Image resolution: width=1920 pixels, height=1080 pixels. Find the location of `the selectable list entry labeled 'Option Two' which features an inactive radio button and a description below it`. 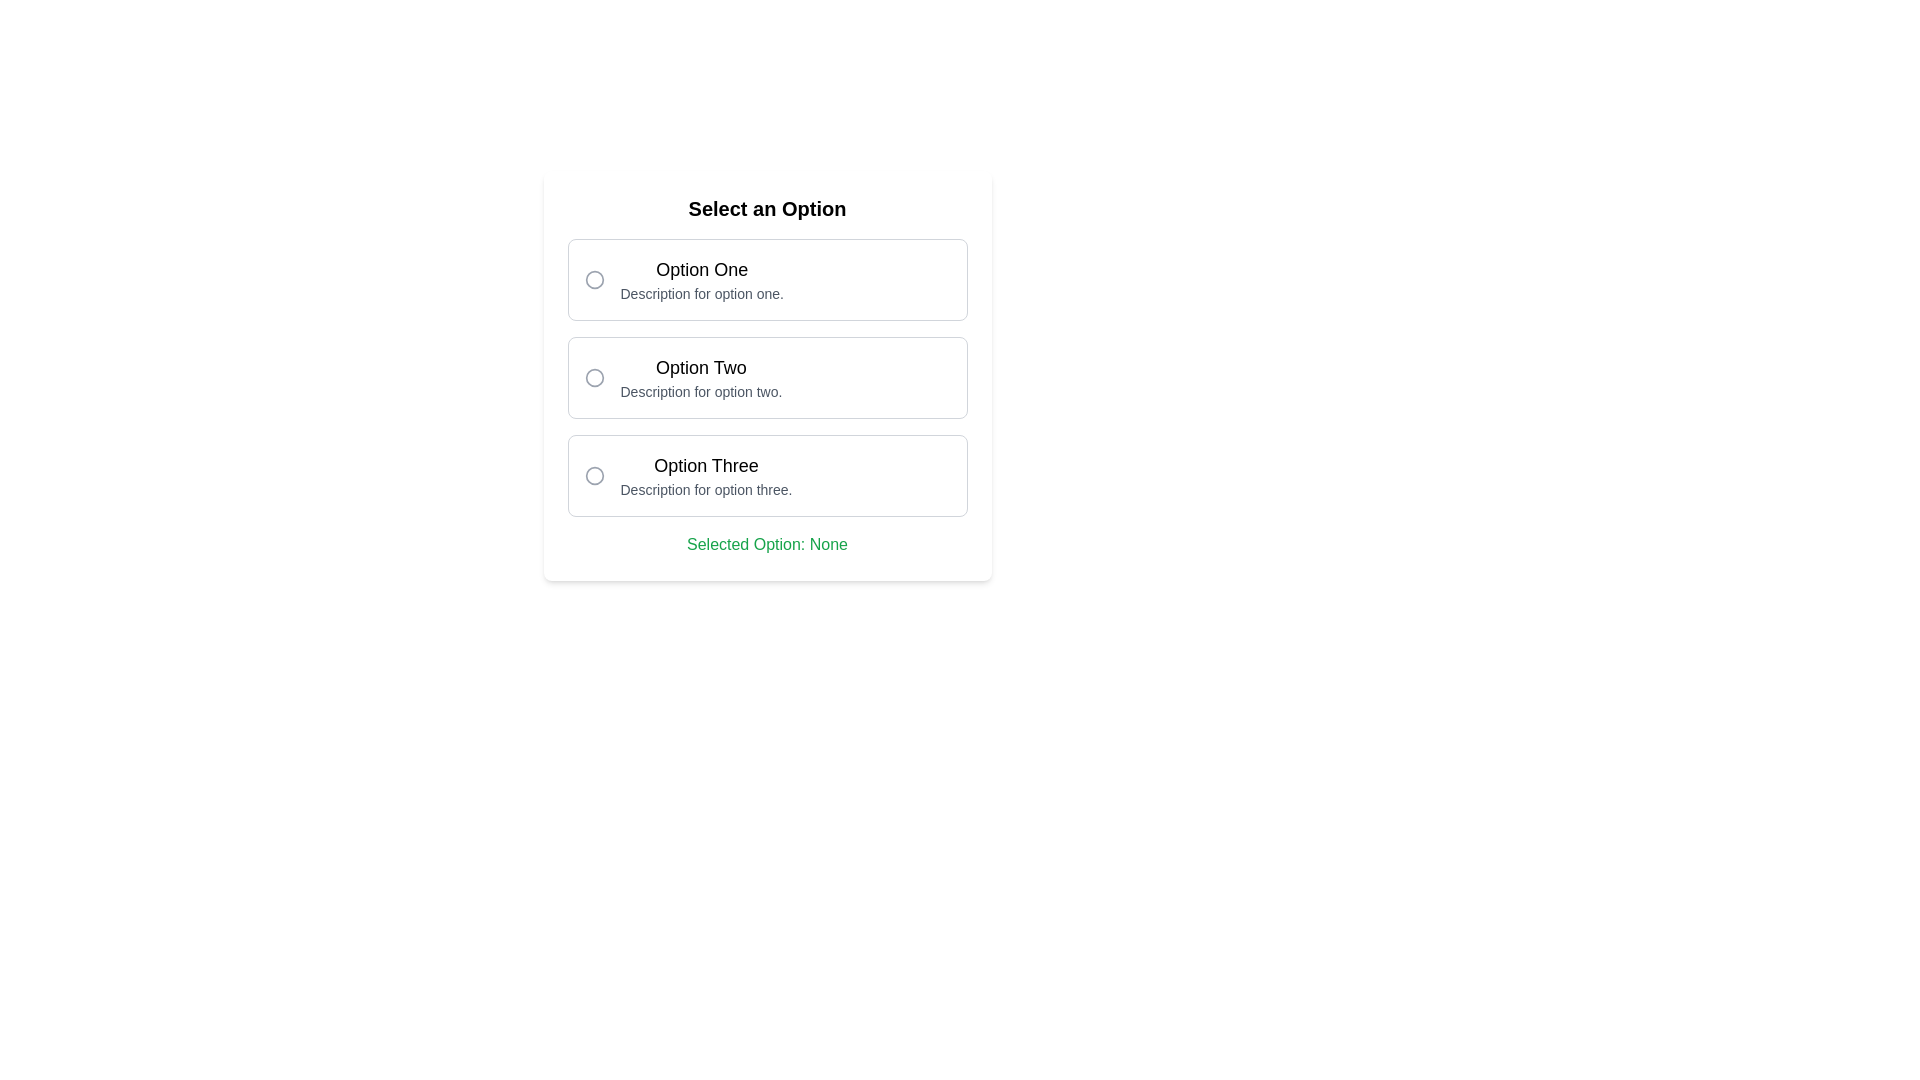

the selectable list entry labeled 'Option Two' which features an inactive radio button and a description below it is located at coordinates (766, 378).